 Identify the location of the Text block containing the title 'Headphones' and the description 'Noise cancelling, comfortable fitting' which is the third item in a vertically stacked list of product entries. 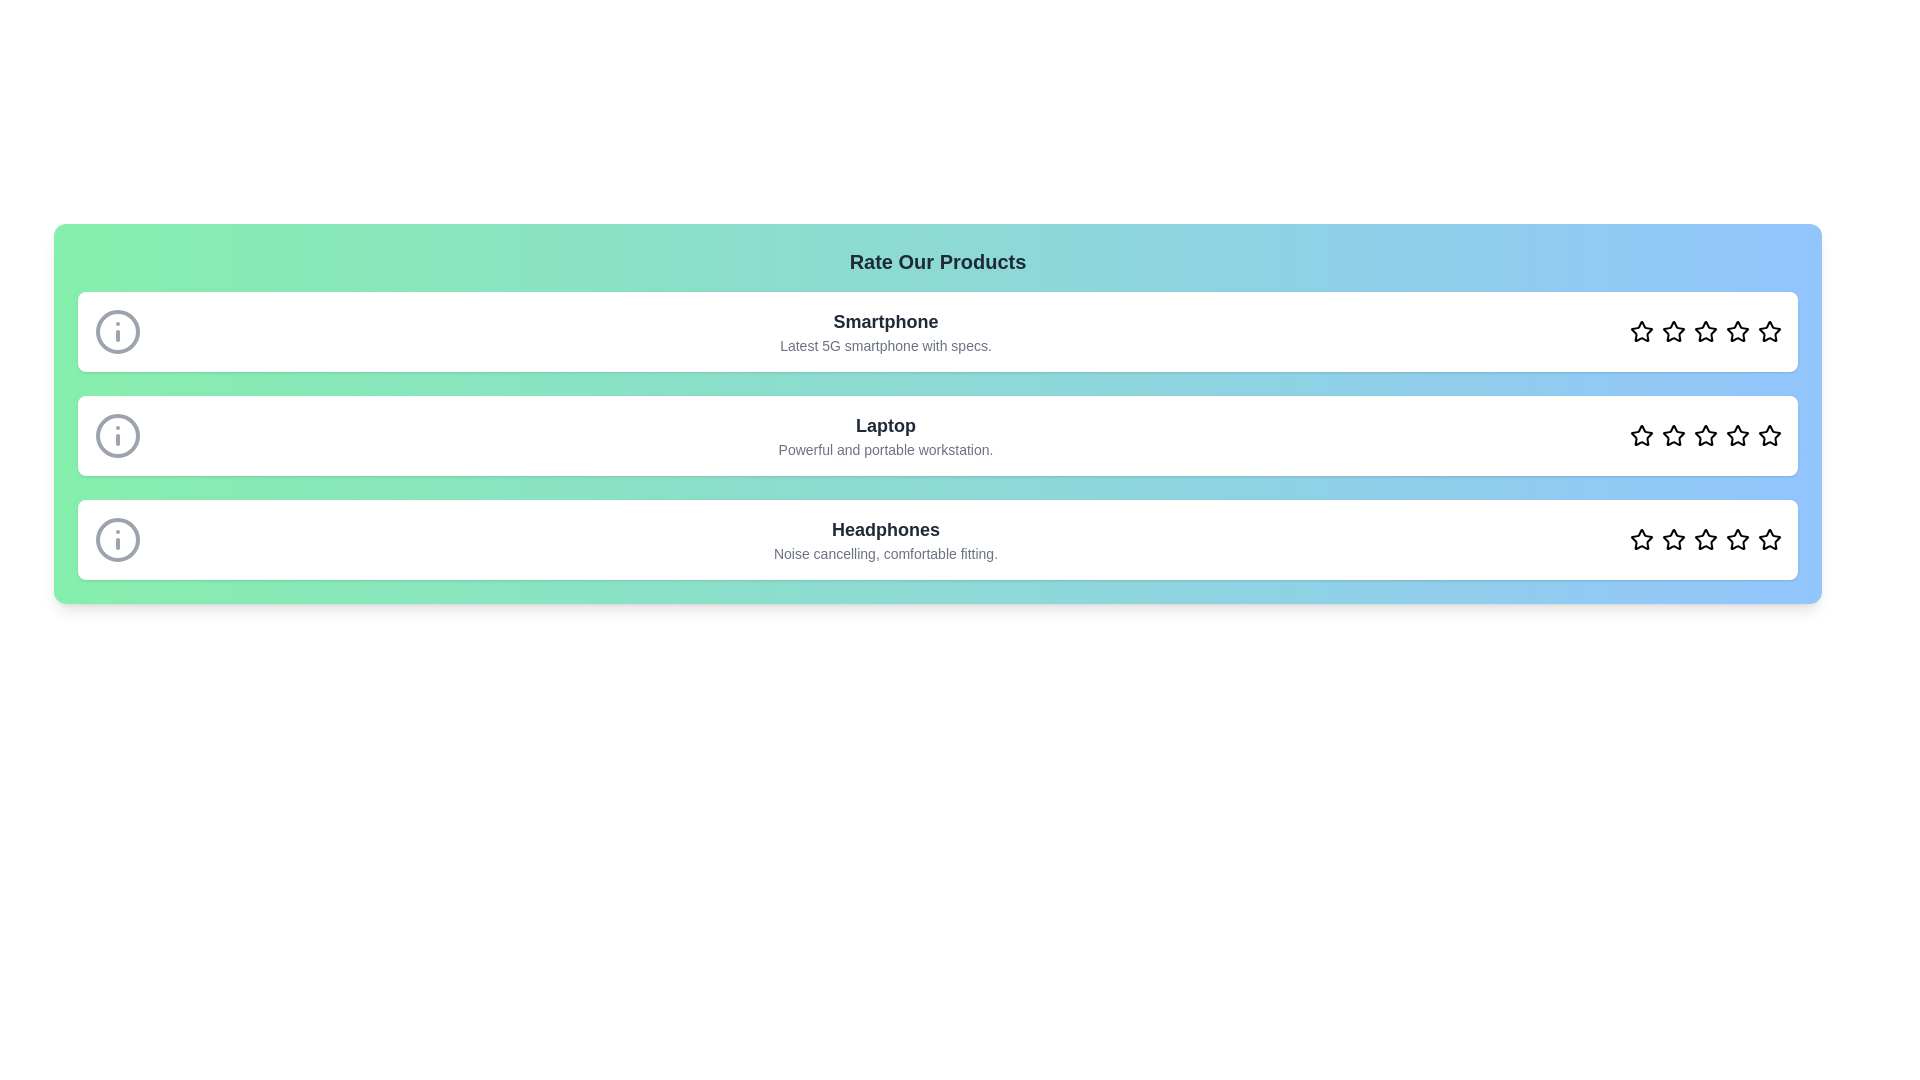
(885, 540).